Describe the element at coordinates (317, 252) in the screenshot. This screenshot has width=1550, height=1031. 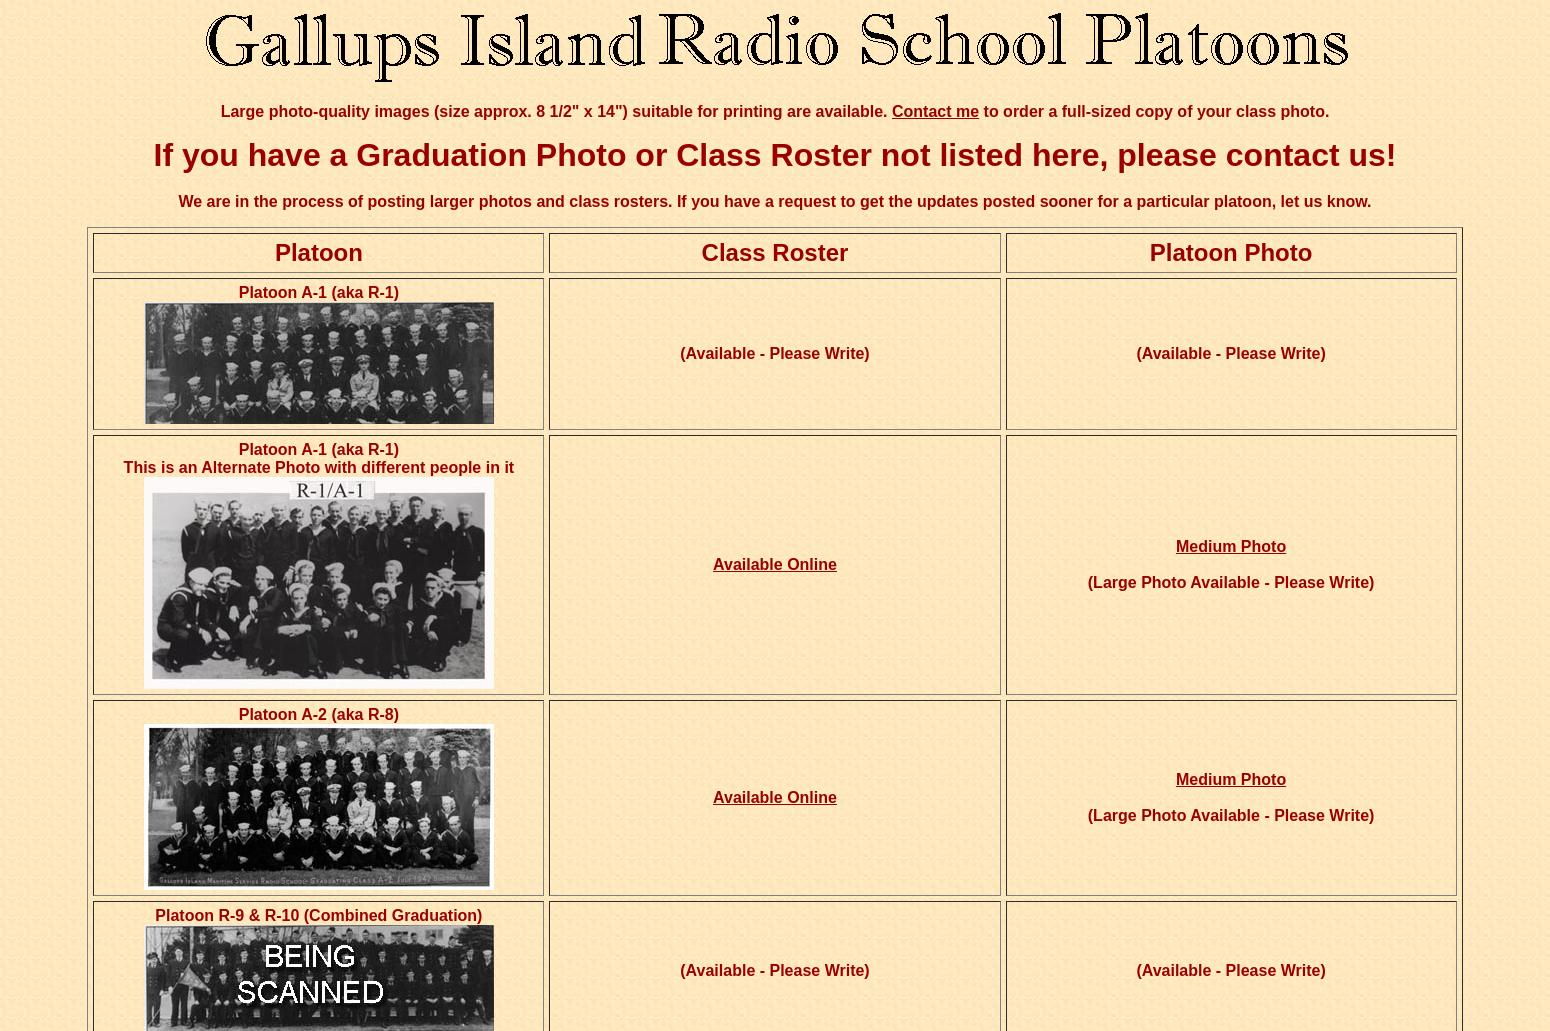
I see `'Platoon'` at that location.